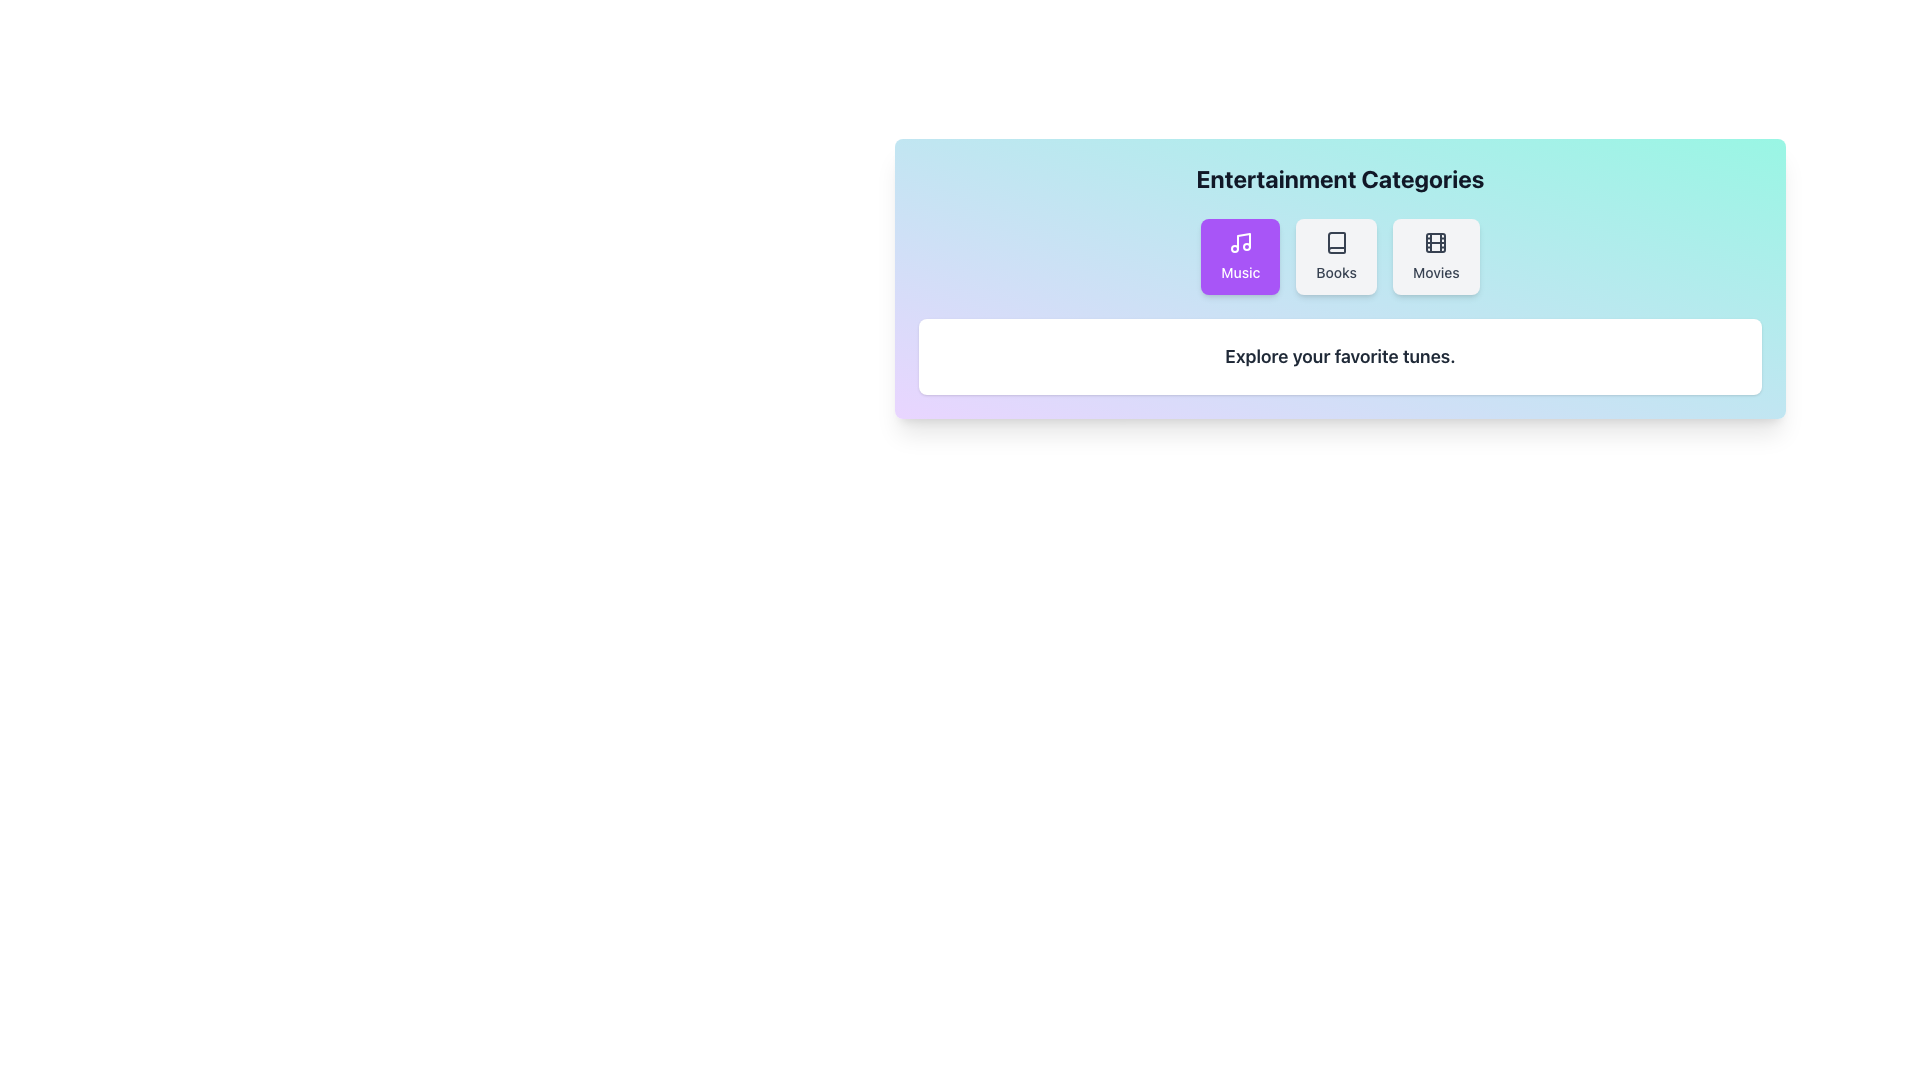 This screenshot has width=1920, height=1080. Describe the element at coordinates (1435, 242) in the screenshot. I see `the film icon located in the center of the 'Movies' section within the 'Entertainment Categories' row to associate it with the Movies section` at that location.